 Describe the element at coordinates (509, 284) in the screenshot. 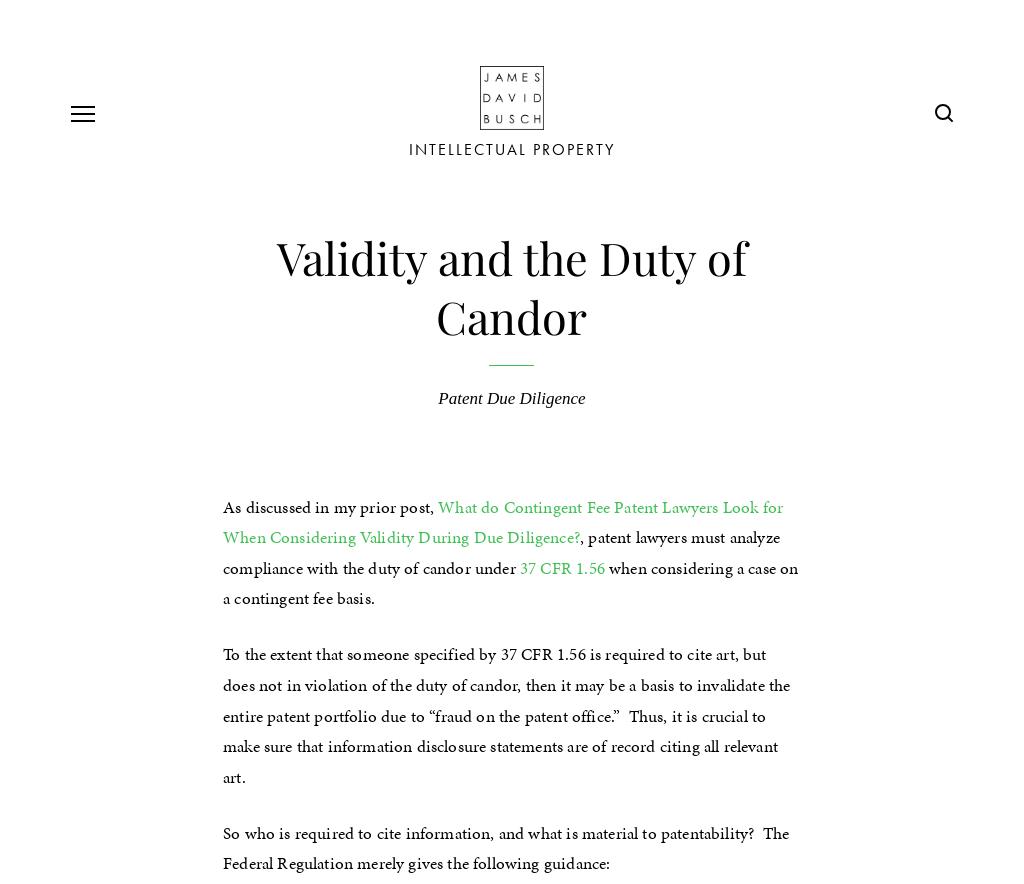

I see `'Validity and the Duty of Candor'` at that location.